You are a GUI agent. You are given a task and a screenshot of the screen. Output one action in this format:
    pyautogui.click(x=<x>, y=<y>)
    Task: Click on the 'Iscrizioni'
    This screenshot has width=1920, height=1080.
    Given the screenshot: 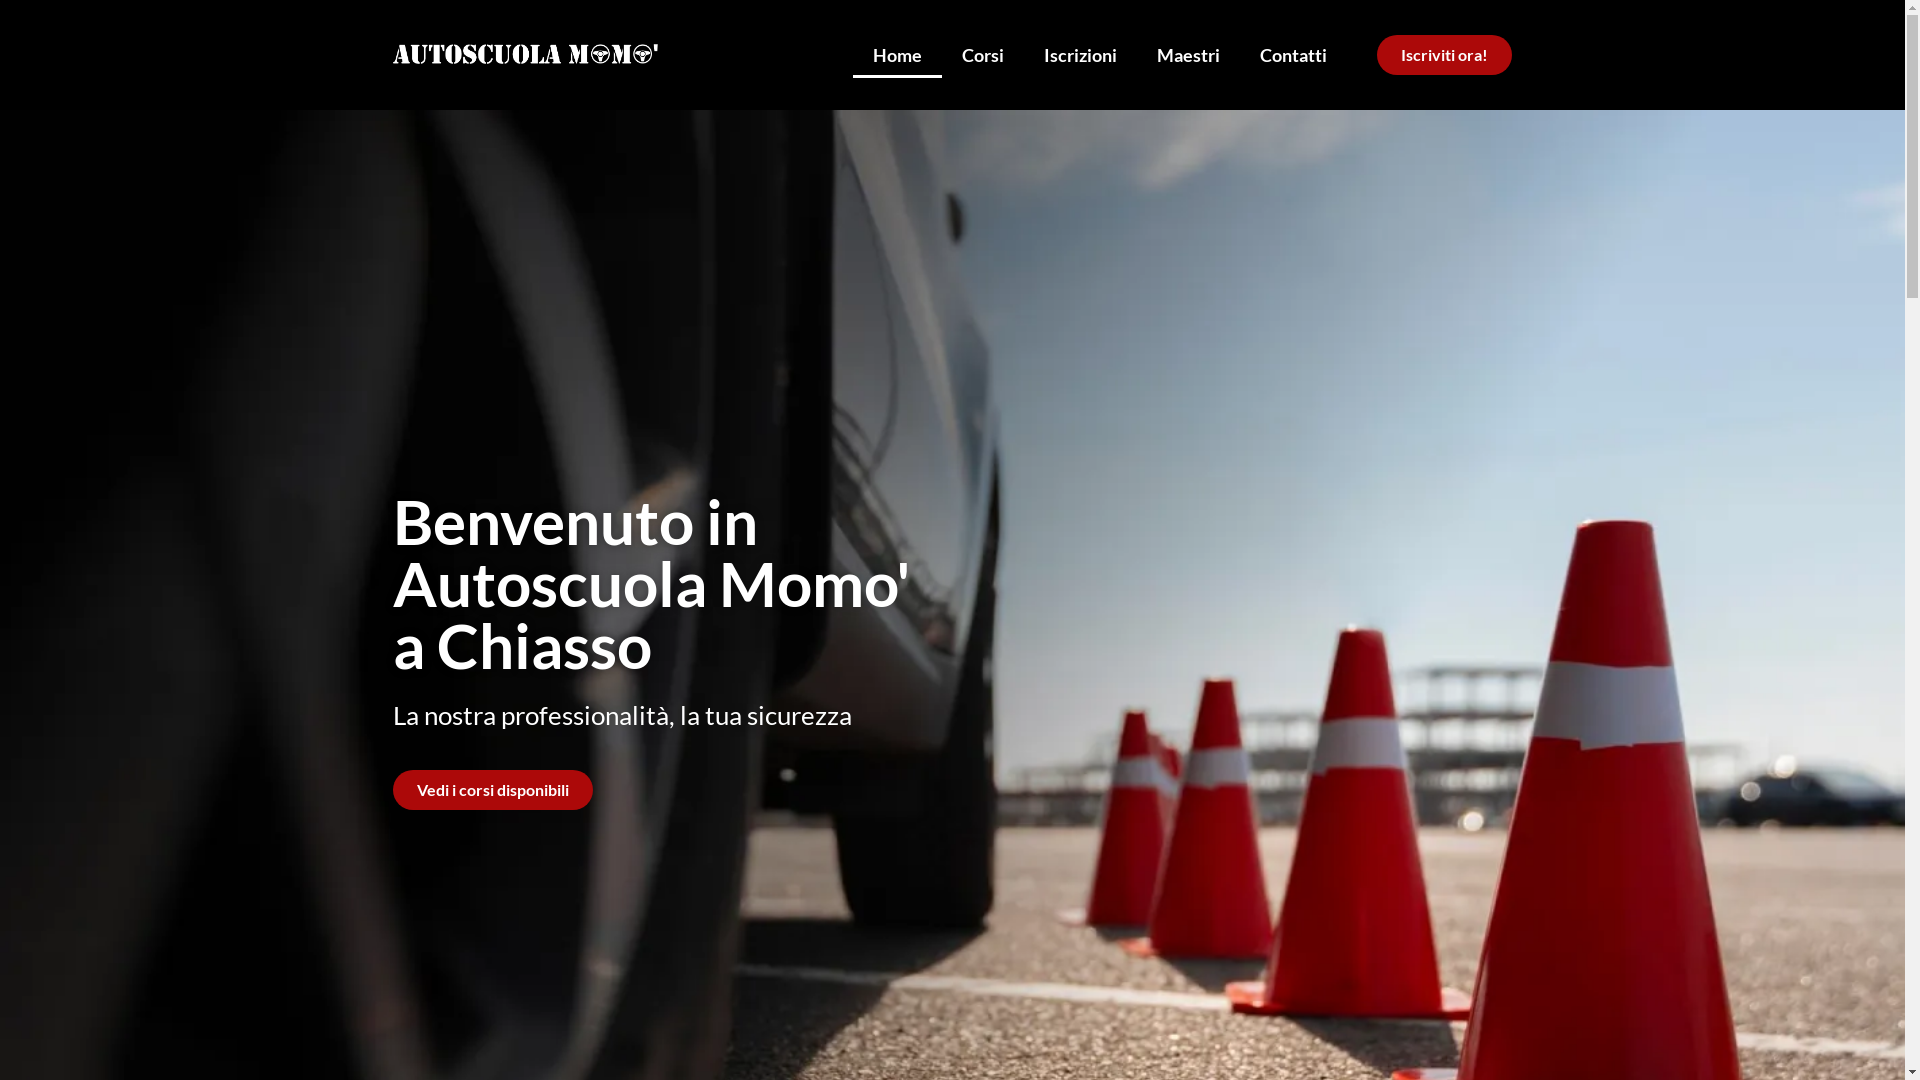 What is the action you would take?
    pyautogui.click(x=1023, y=53)
    